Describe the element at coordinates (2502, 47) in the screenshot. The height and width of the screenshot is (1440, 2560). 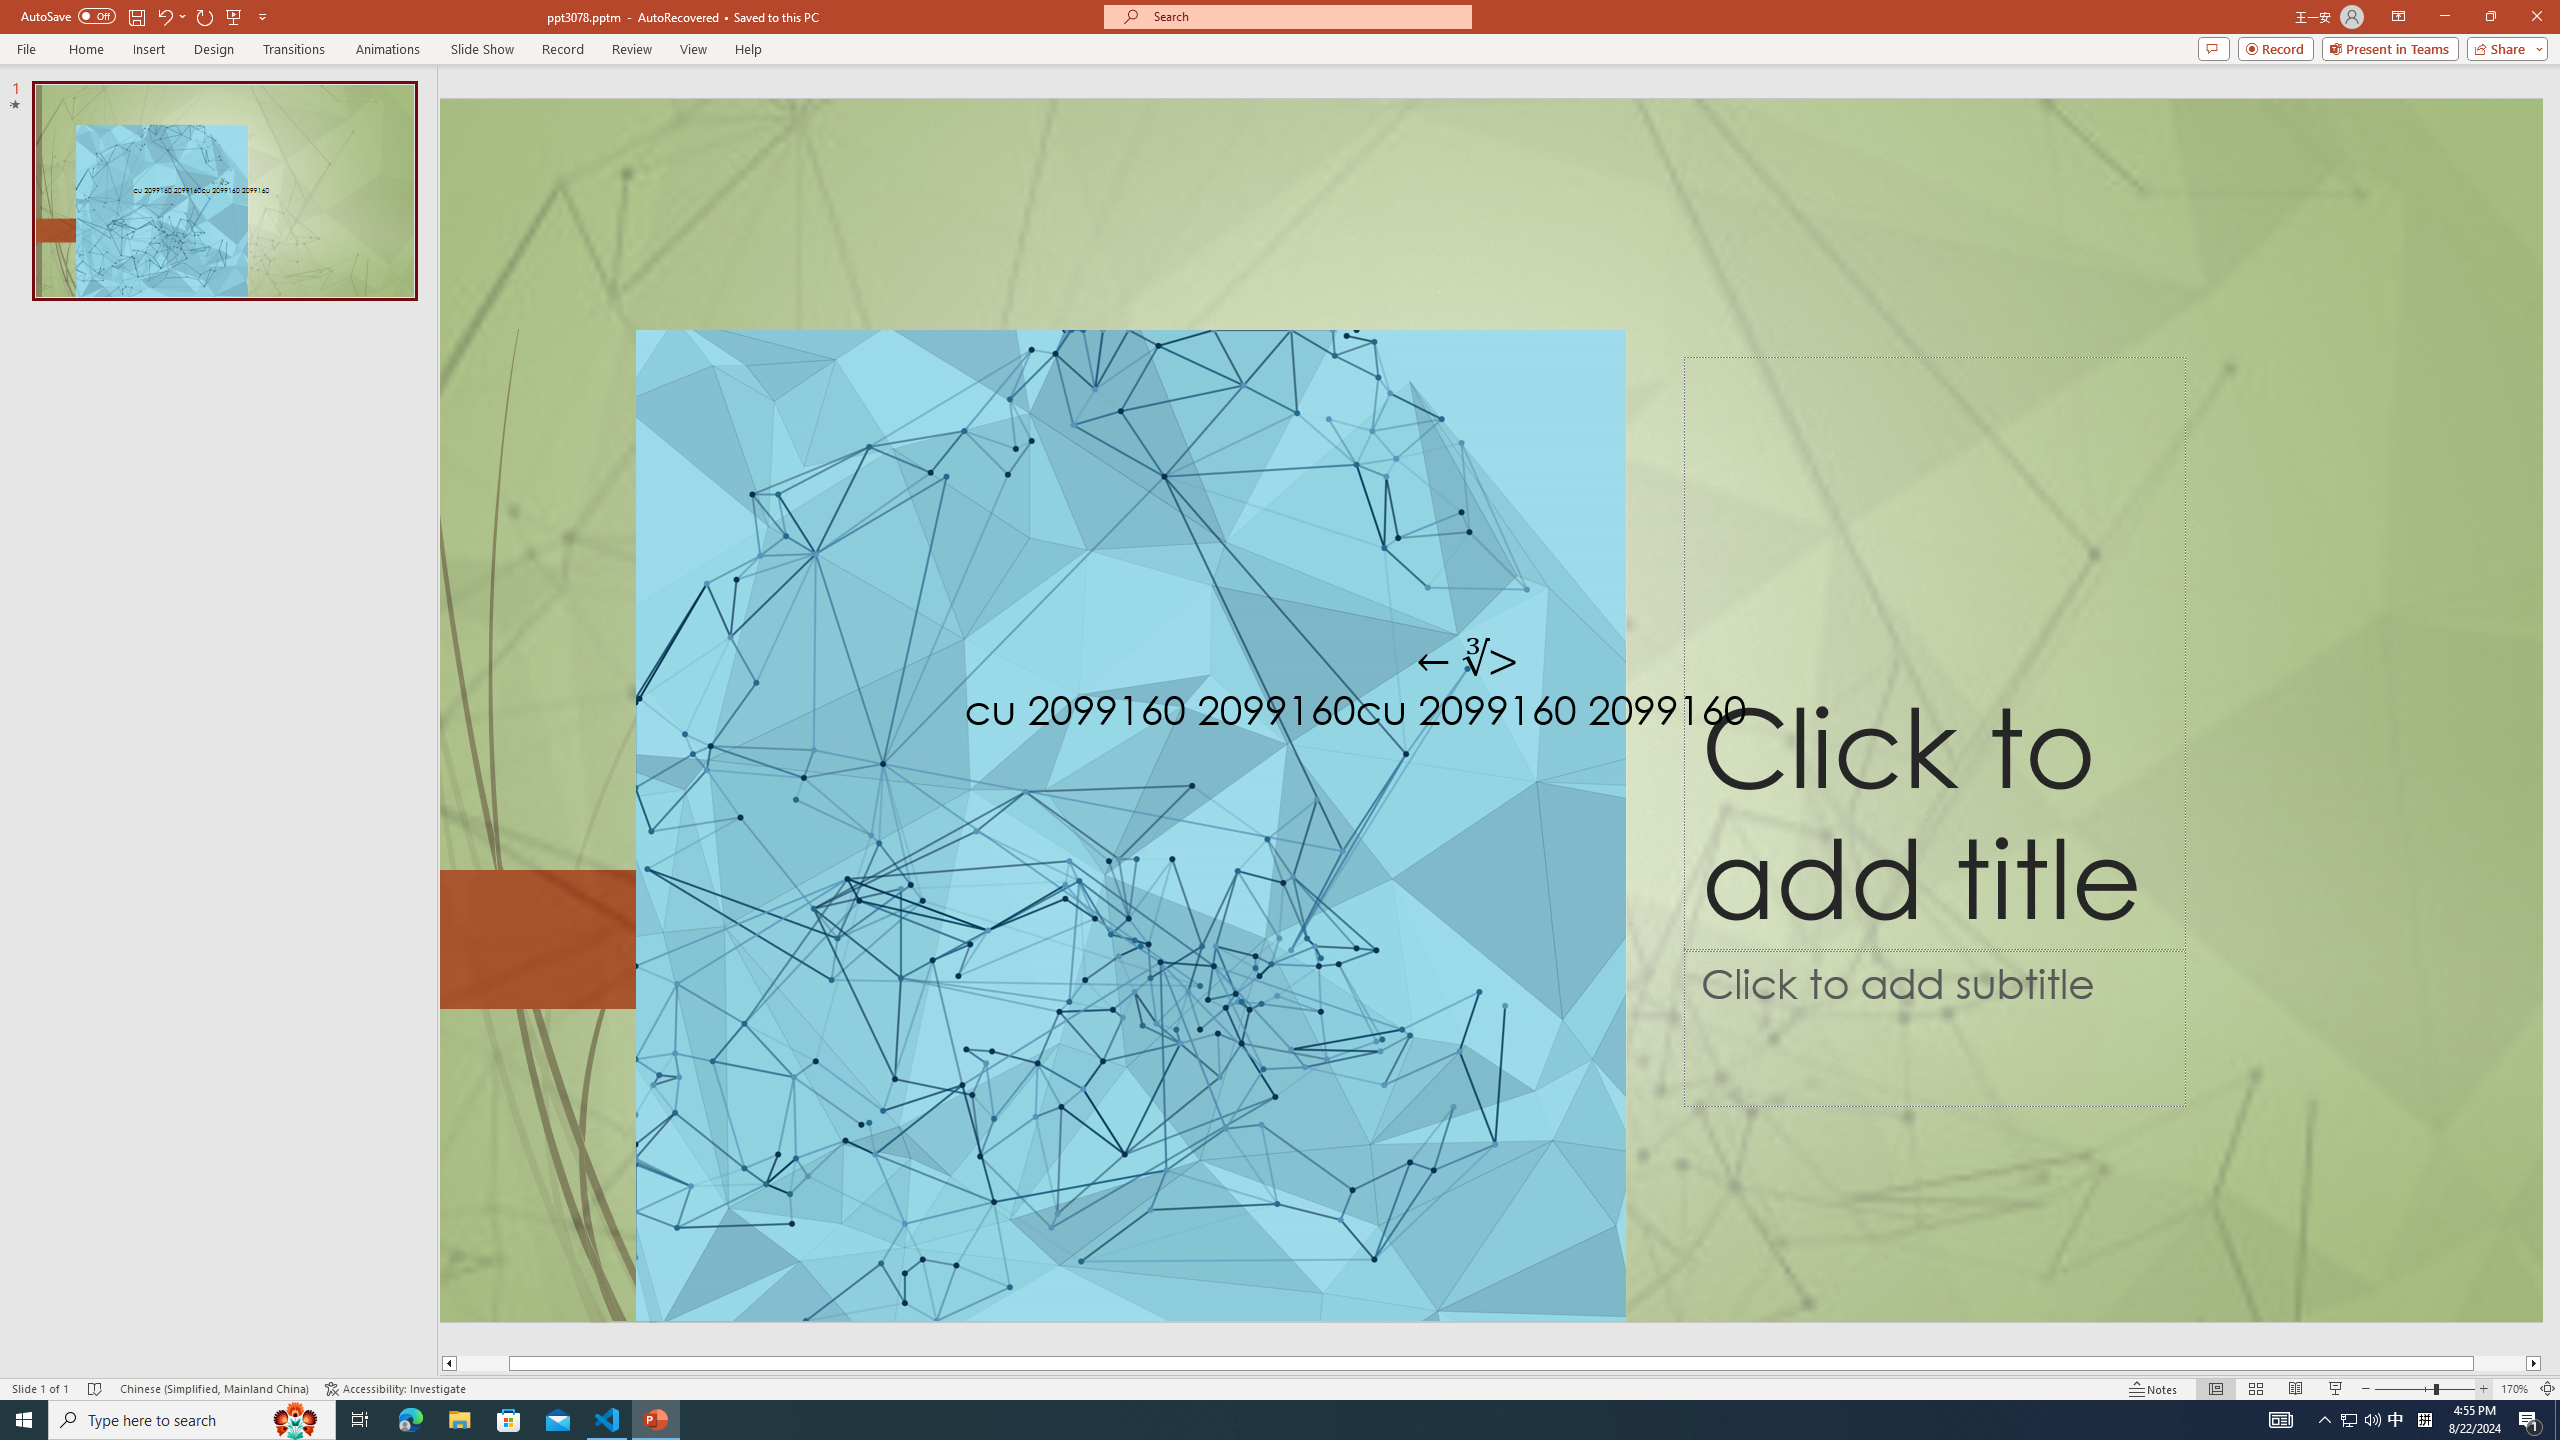
I see `'Share'` at that location.